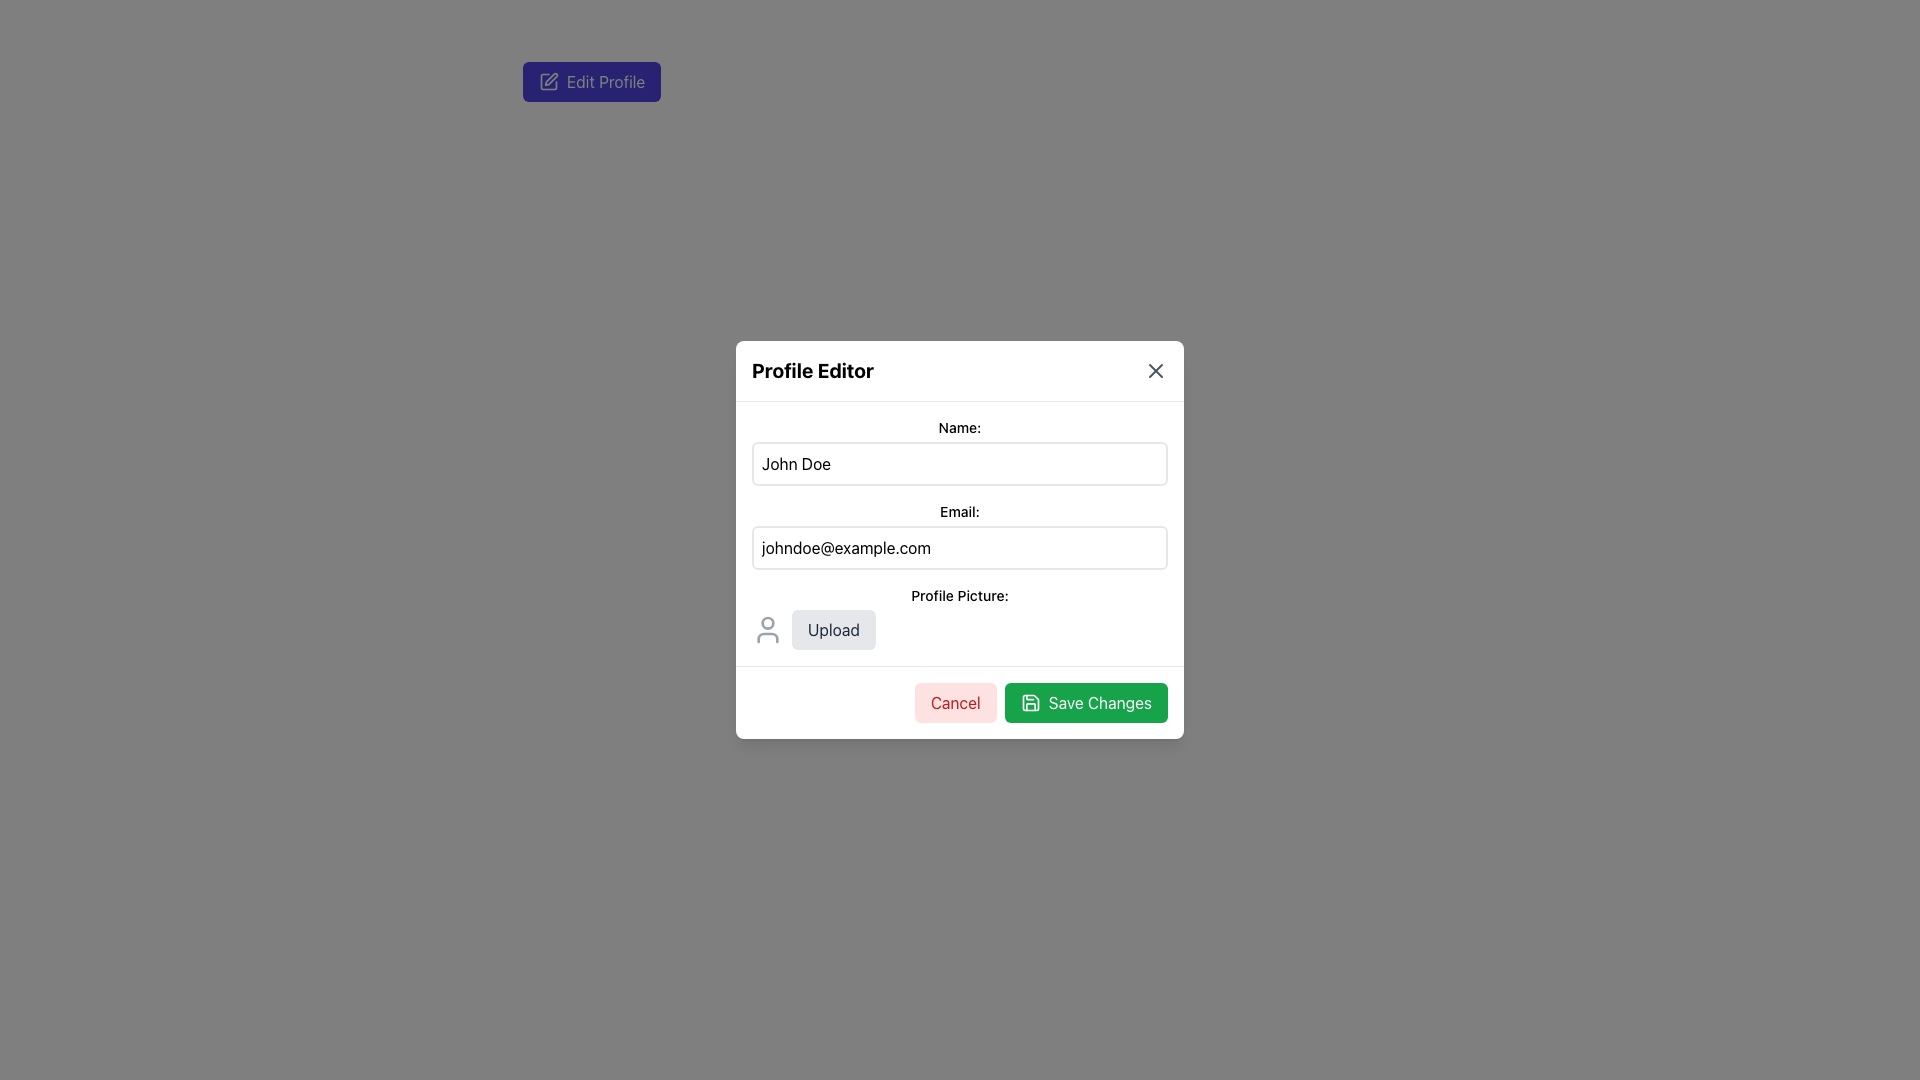 This screenshot has height=1080, width=1920. I want to click on label displaying the text 'Email:' located in the 'Profile Editor' panel above the email input field, so click(960, 511).